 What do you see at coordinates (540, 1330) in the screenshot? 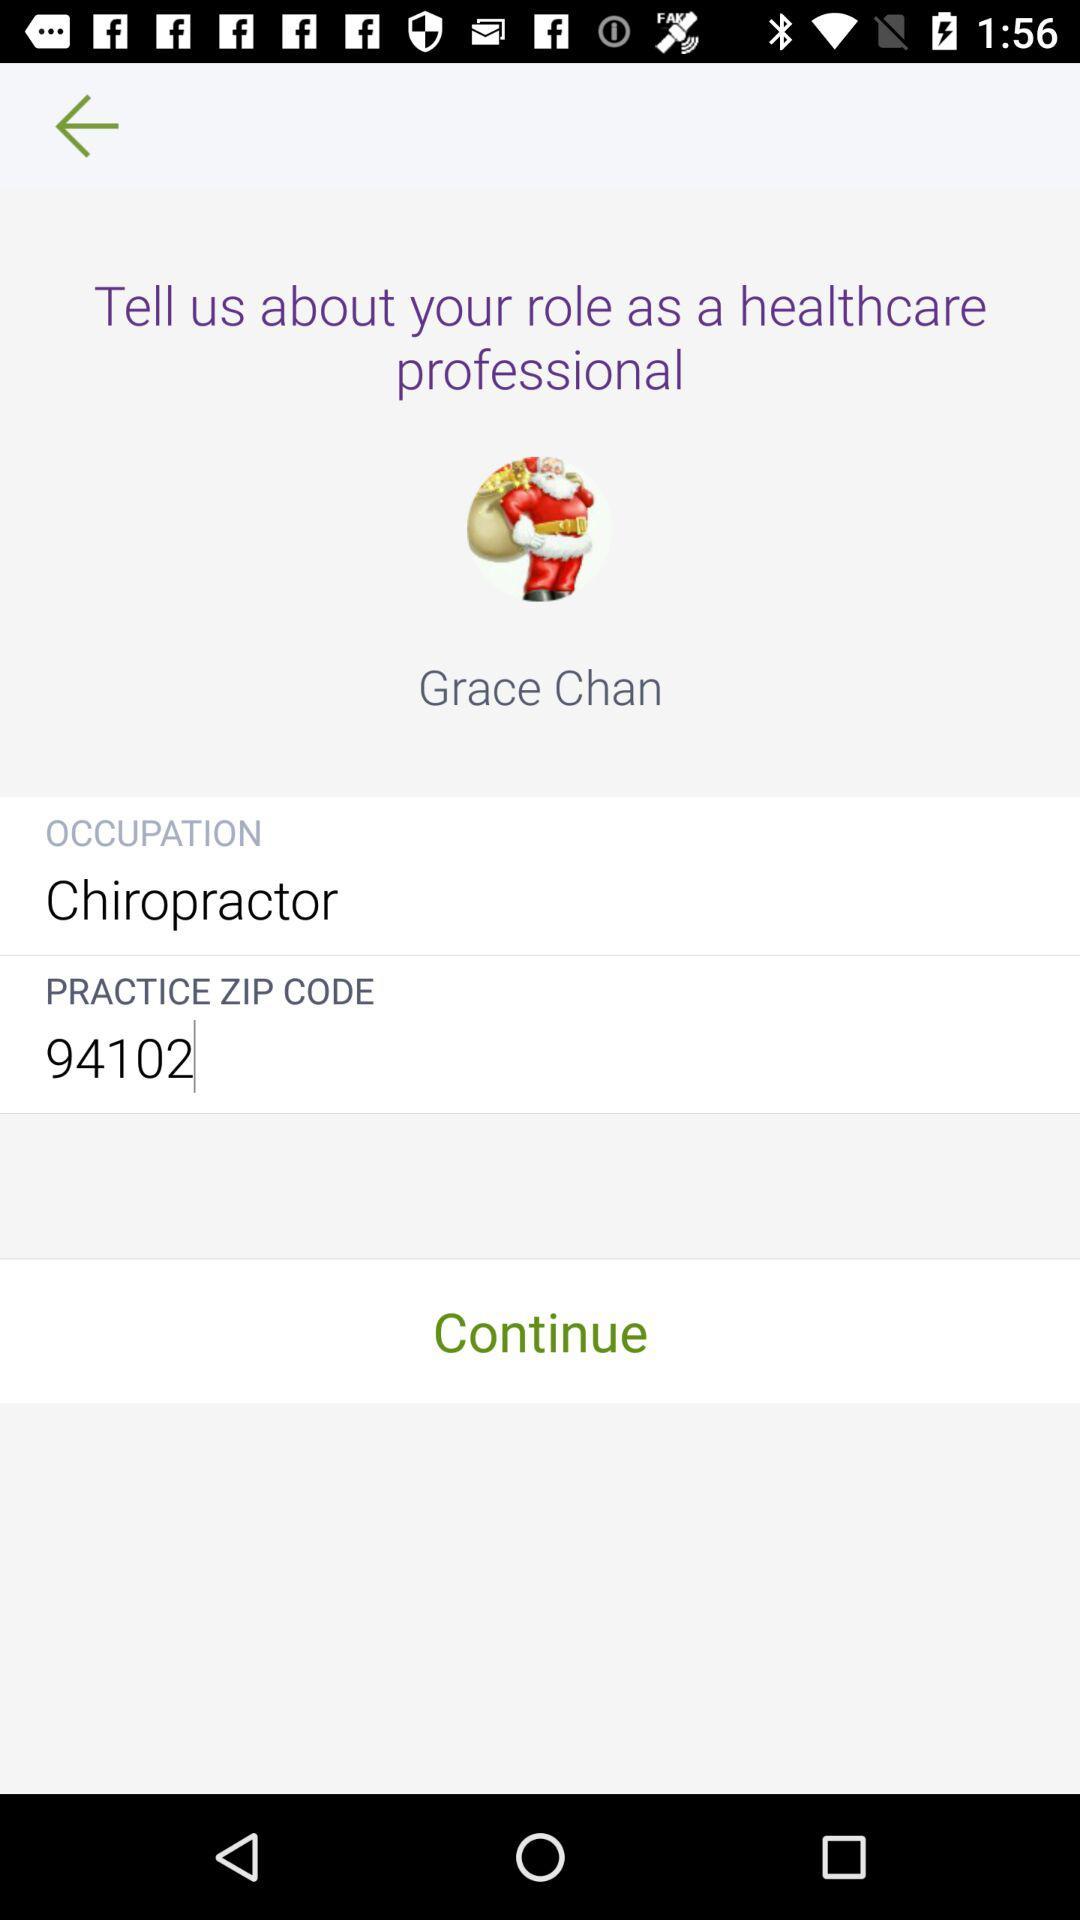
I see `continue` at bounding box center [540, 1330].